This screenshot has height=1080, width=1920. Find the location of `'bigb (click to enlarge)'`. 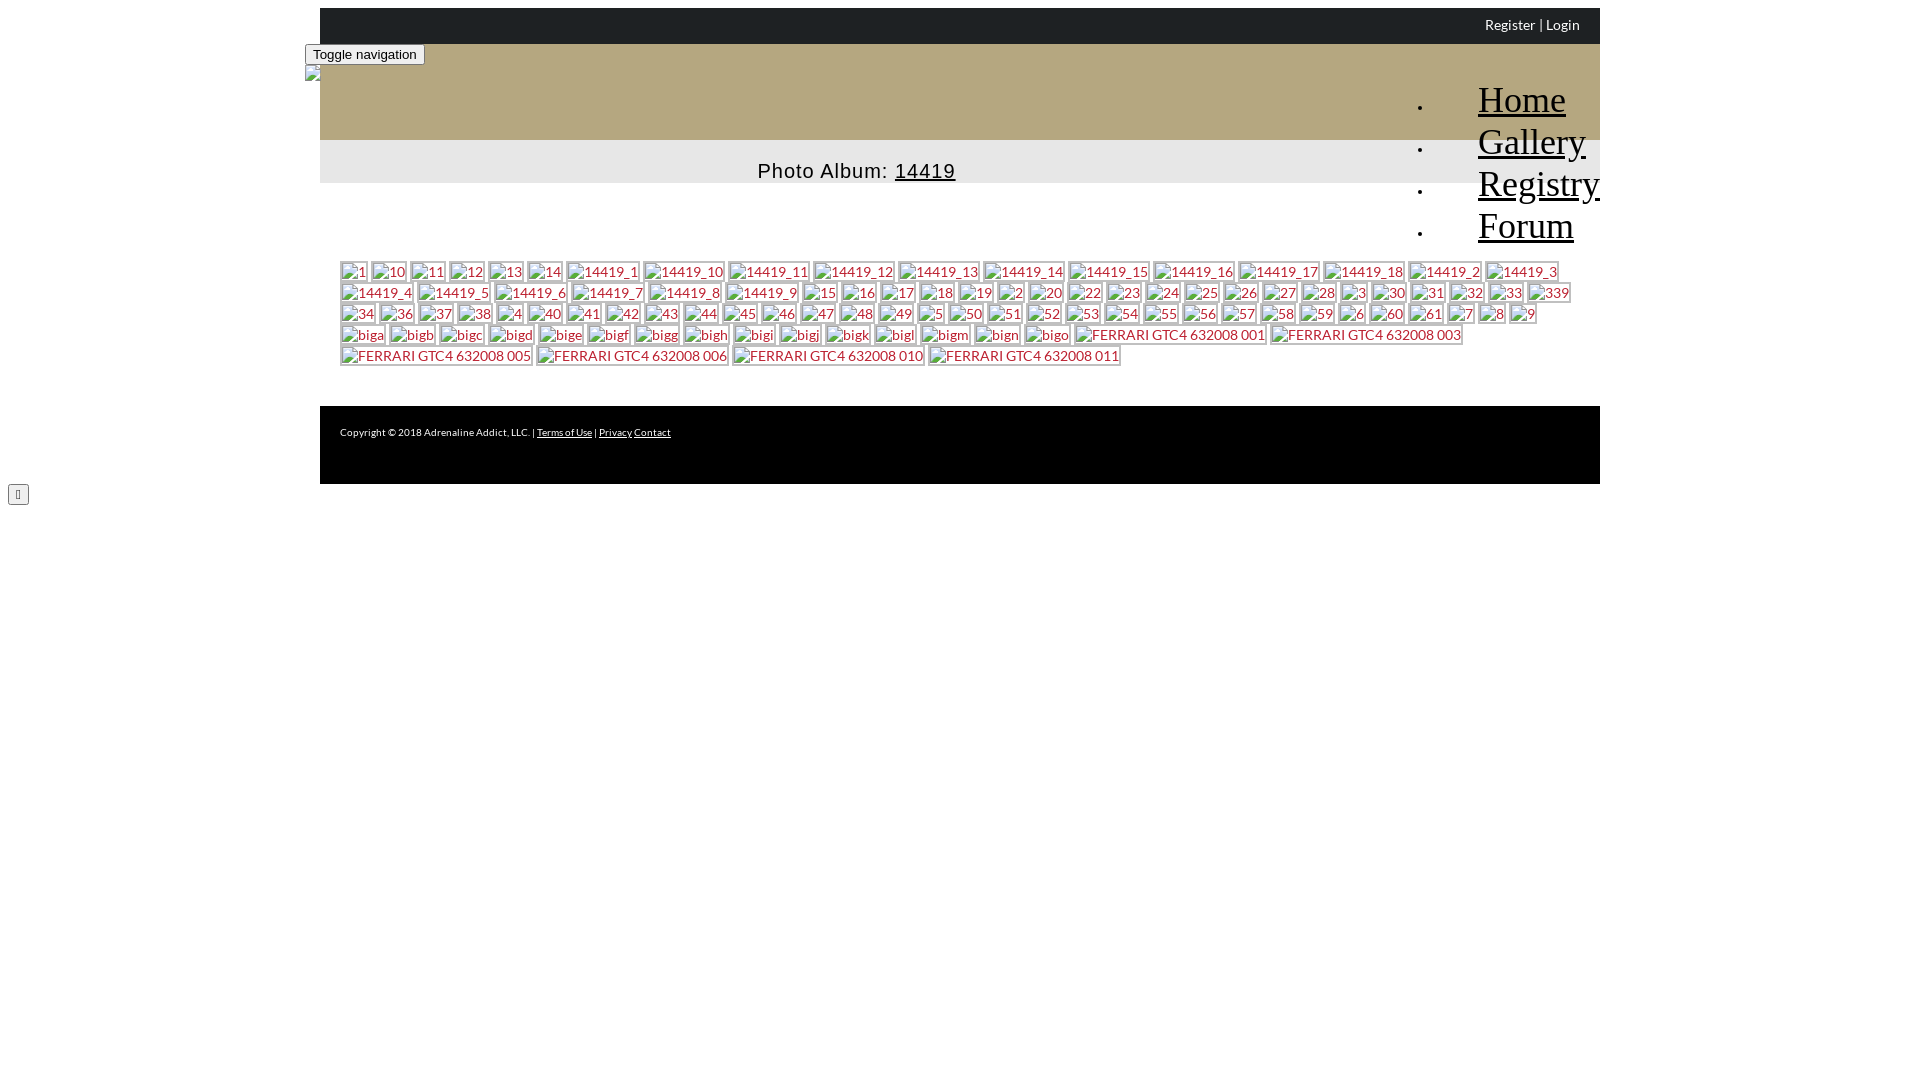

'bigb (click to enlarge)' is located at coordinates (411, 333).